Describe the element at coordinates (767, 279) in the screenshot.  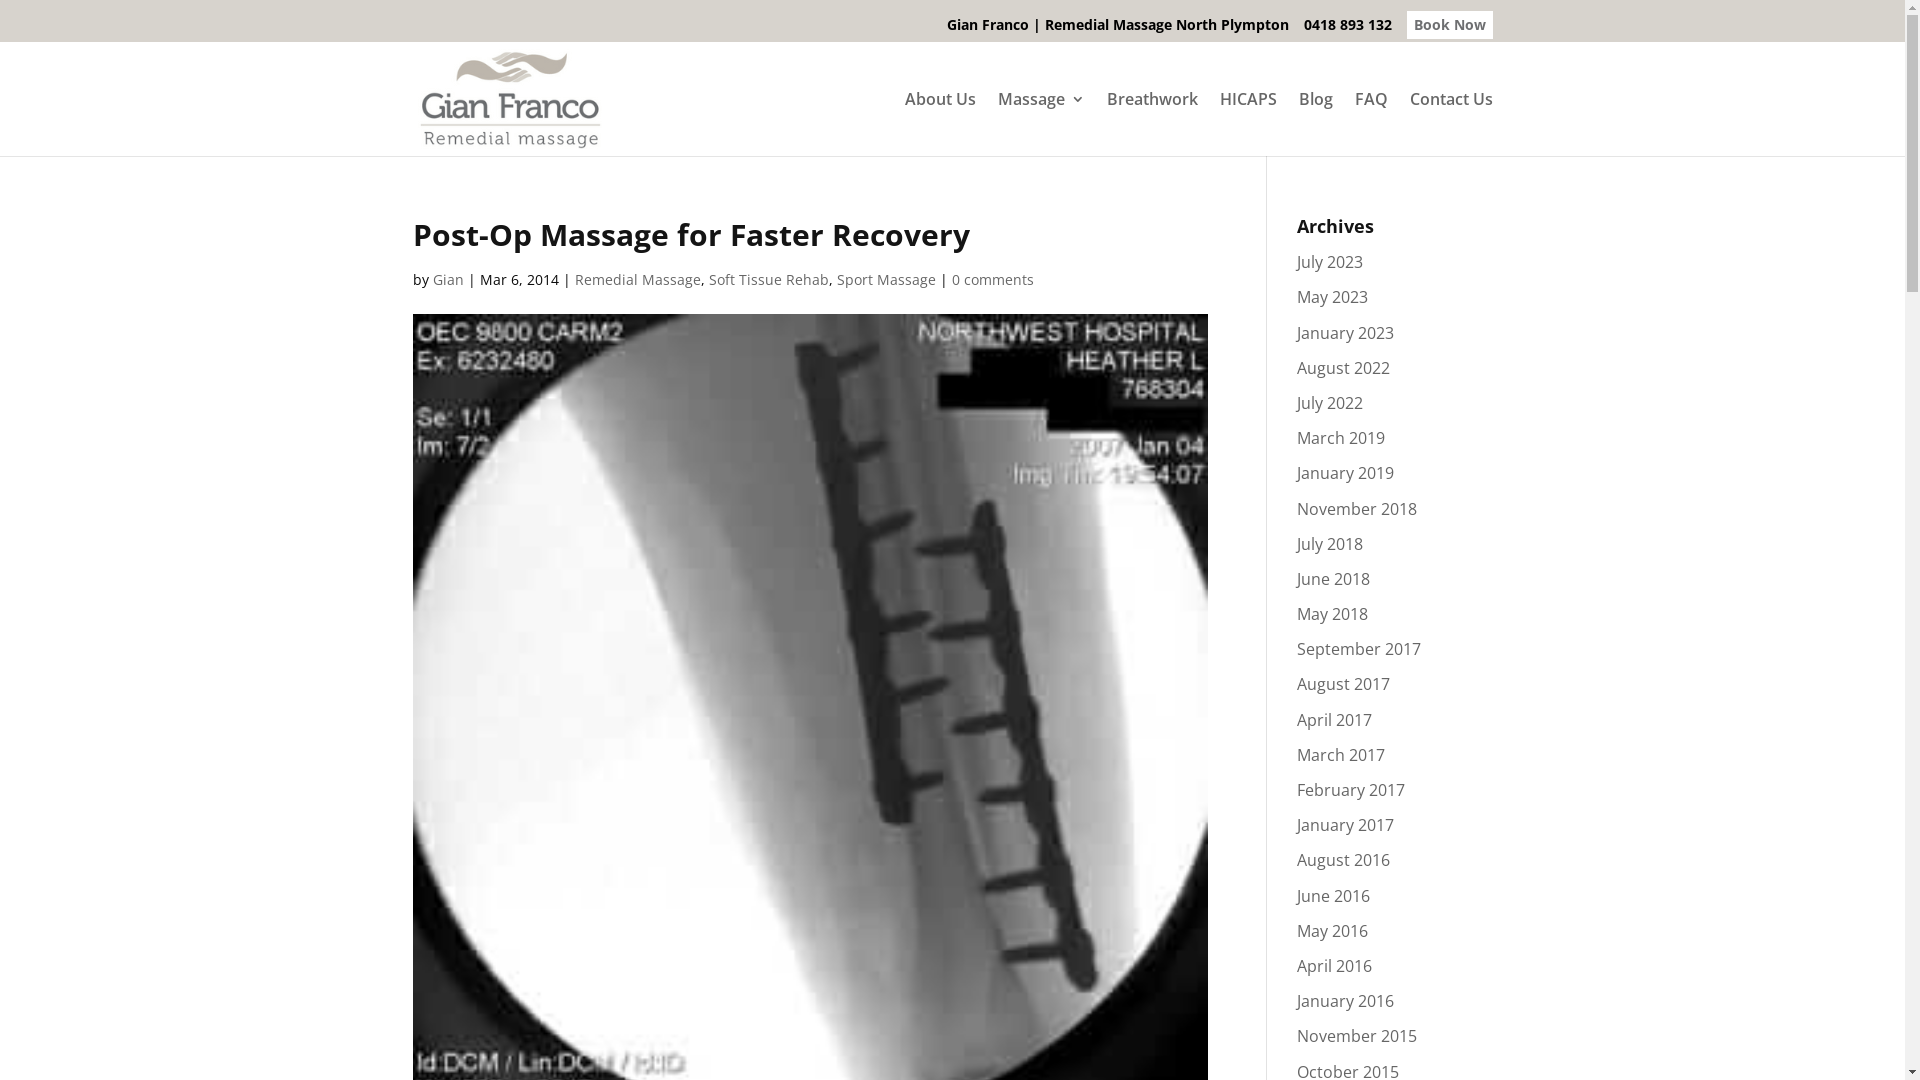
I see `'Soft Tissue Rehab'` at that location.